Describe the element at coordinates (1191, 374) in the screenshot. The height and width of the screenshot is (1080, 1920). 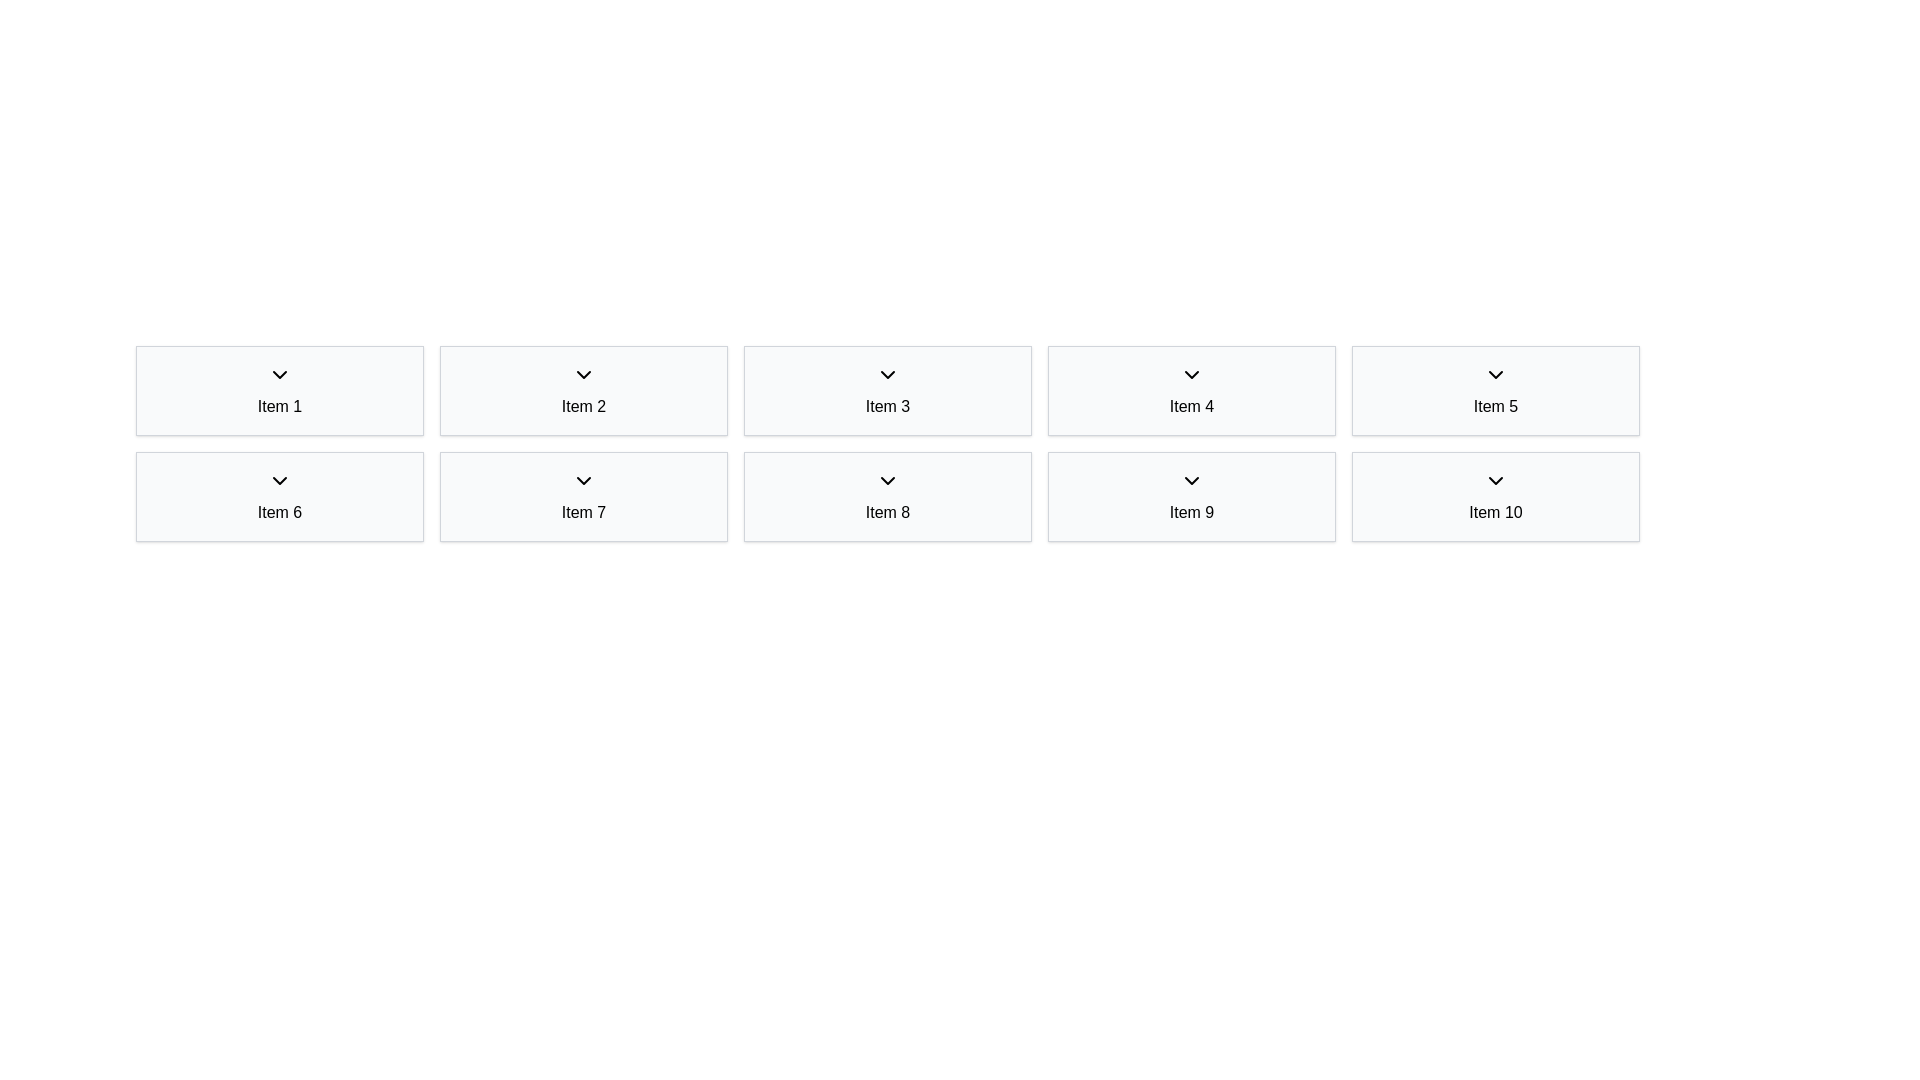
I see `the dropdown toggle button with a chevron-down icon located at the top-center of the 'Item 4' card` at that location.